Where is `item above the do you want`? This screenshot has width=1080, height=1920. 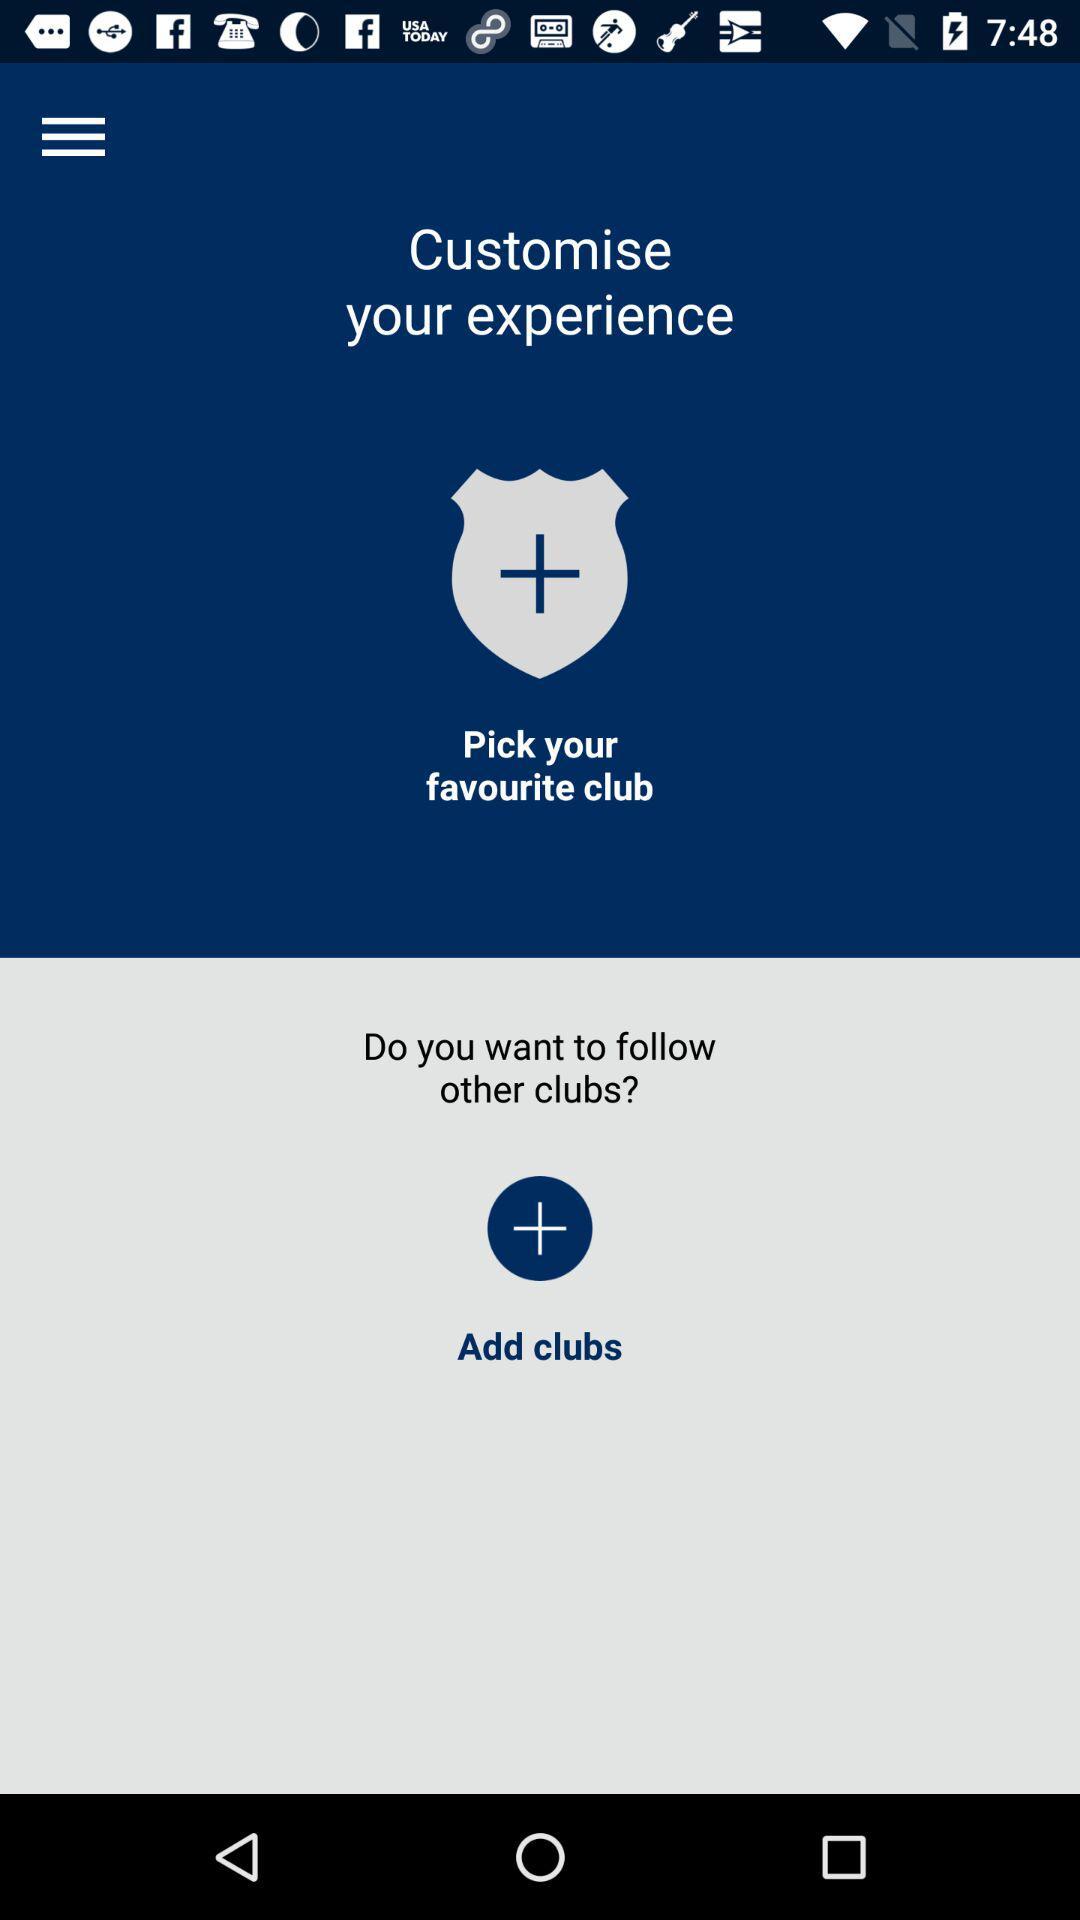
item above the do you want is located at coordinates (540, 763).